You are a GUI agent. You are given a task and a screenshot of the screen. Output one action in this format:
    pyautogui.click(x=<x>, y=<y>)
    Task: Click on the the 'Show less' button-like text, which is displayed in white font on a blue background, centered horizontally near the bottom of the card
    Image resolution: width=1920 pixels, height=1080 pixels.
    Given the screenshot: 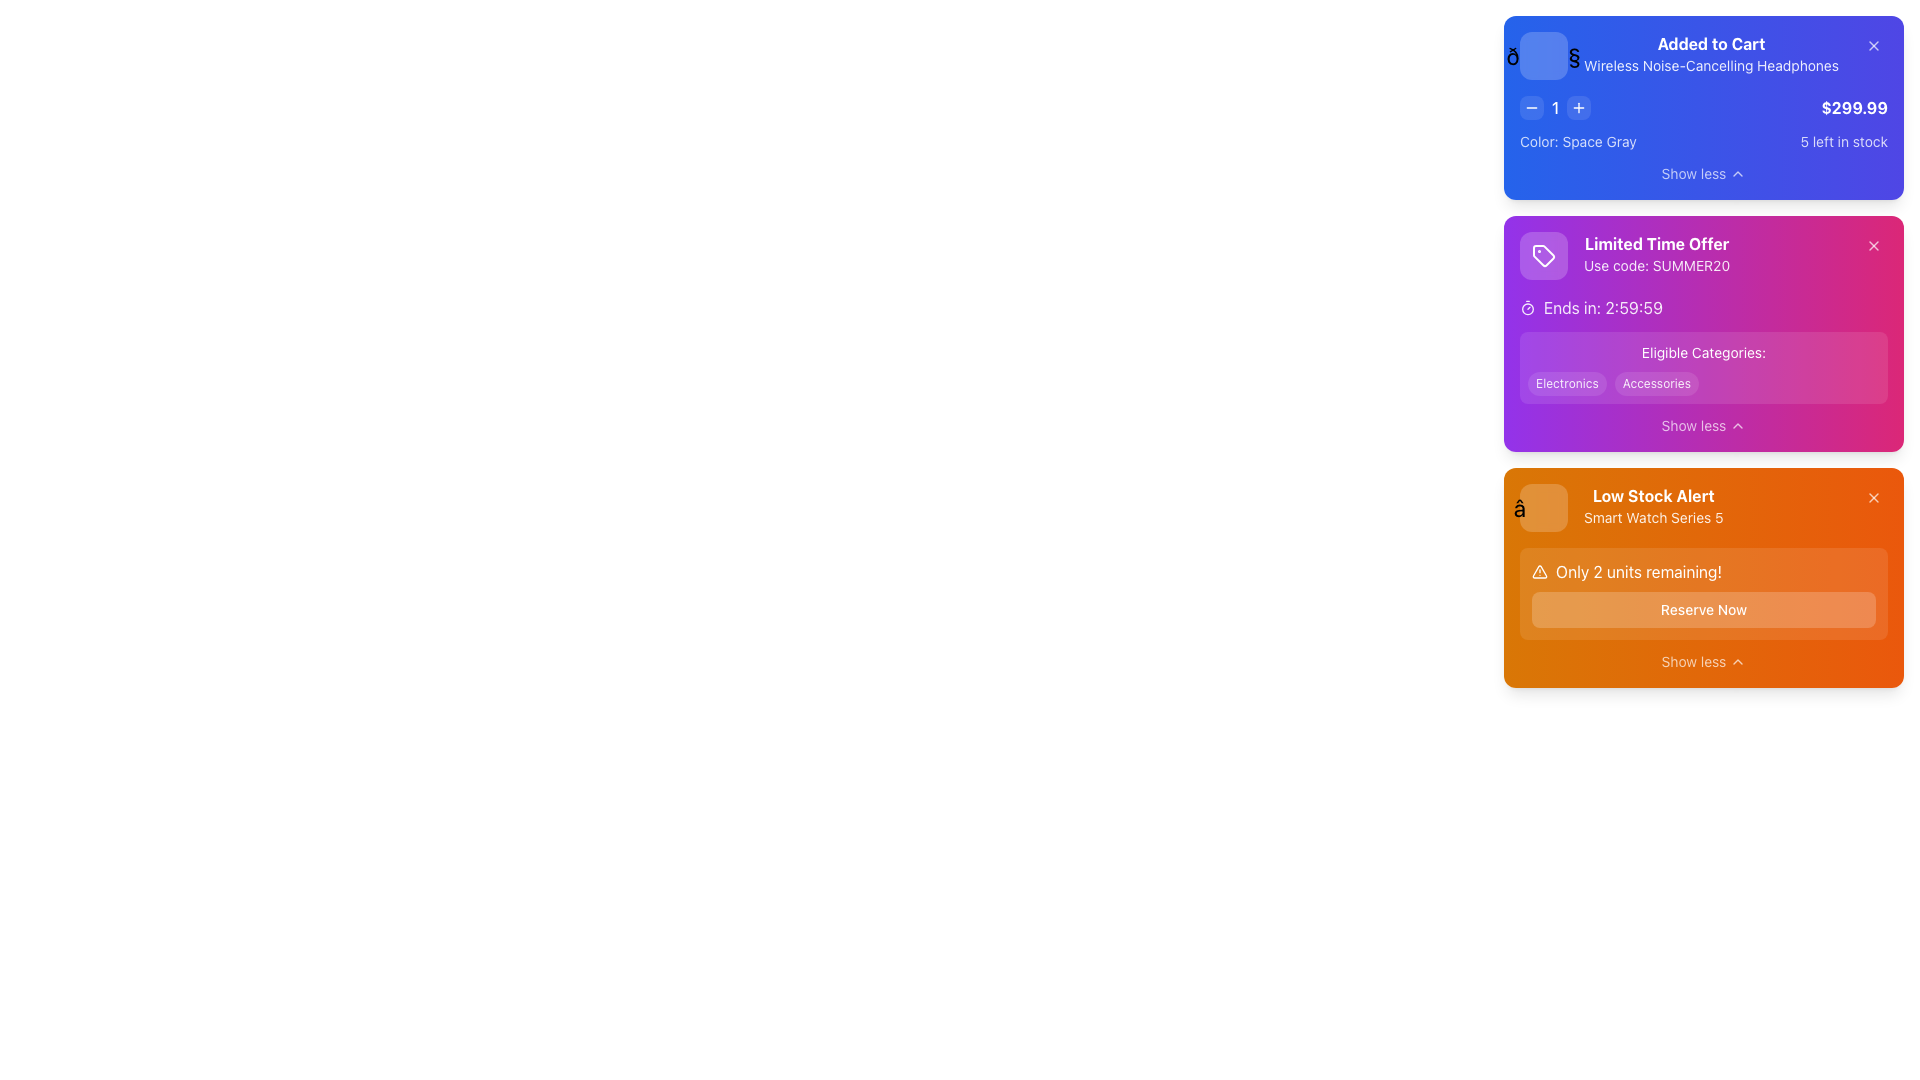 What is the action you would take?
    pyautogui.click(x=1693, y=172)
    